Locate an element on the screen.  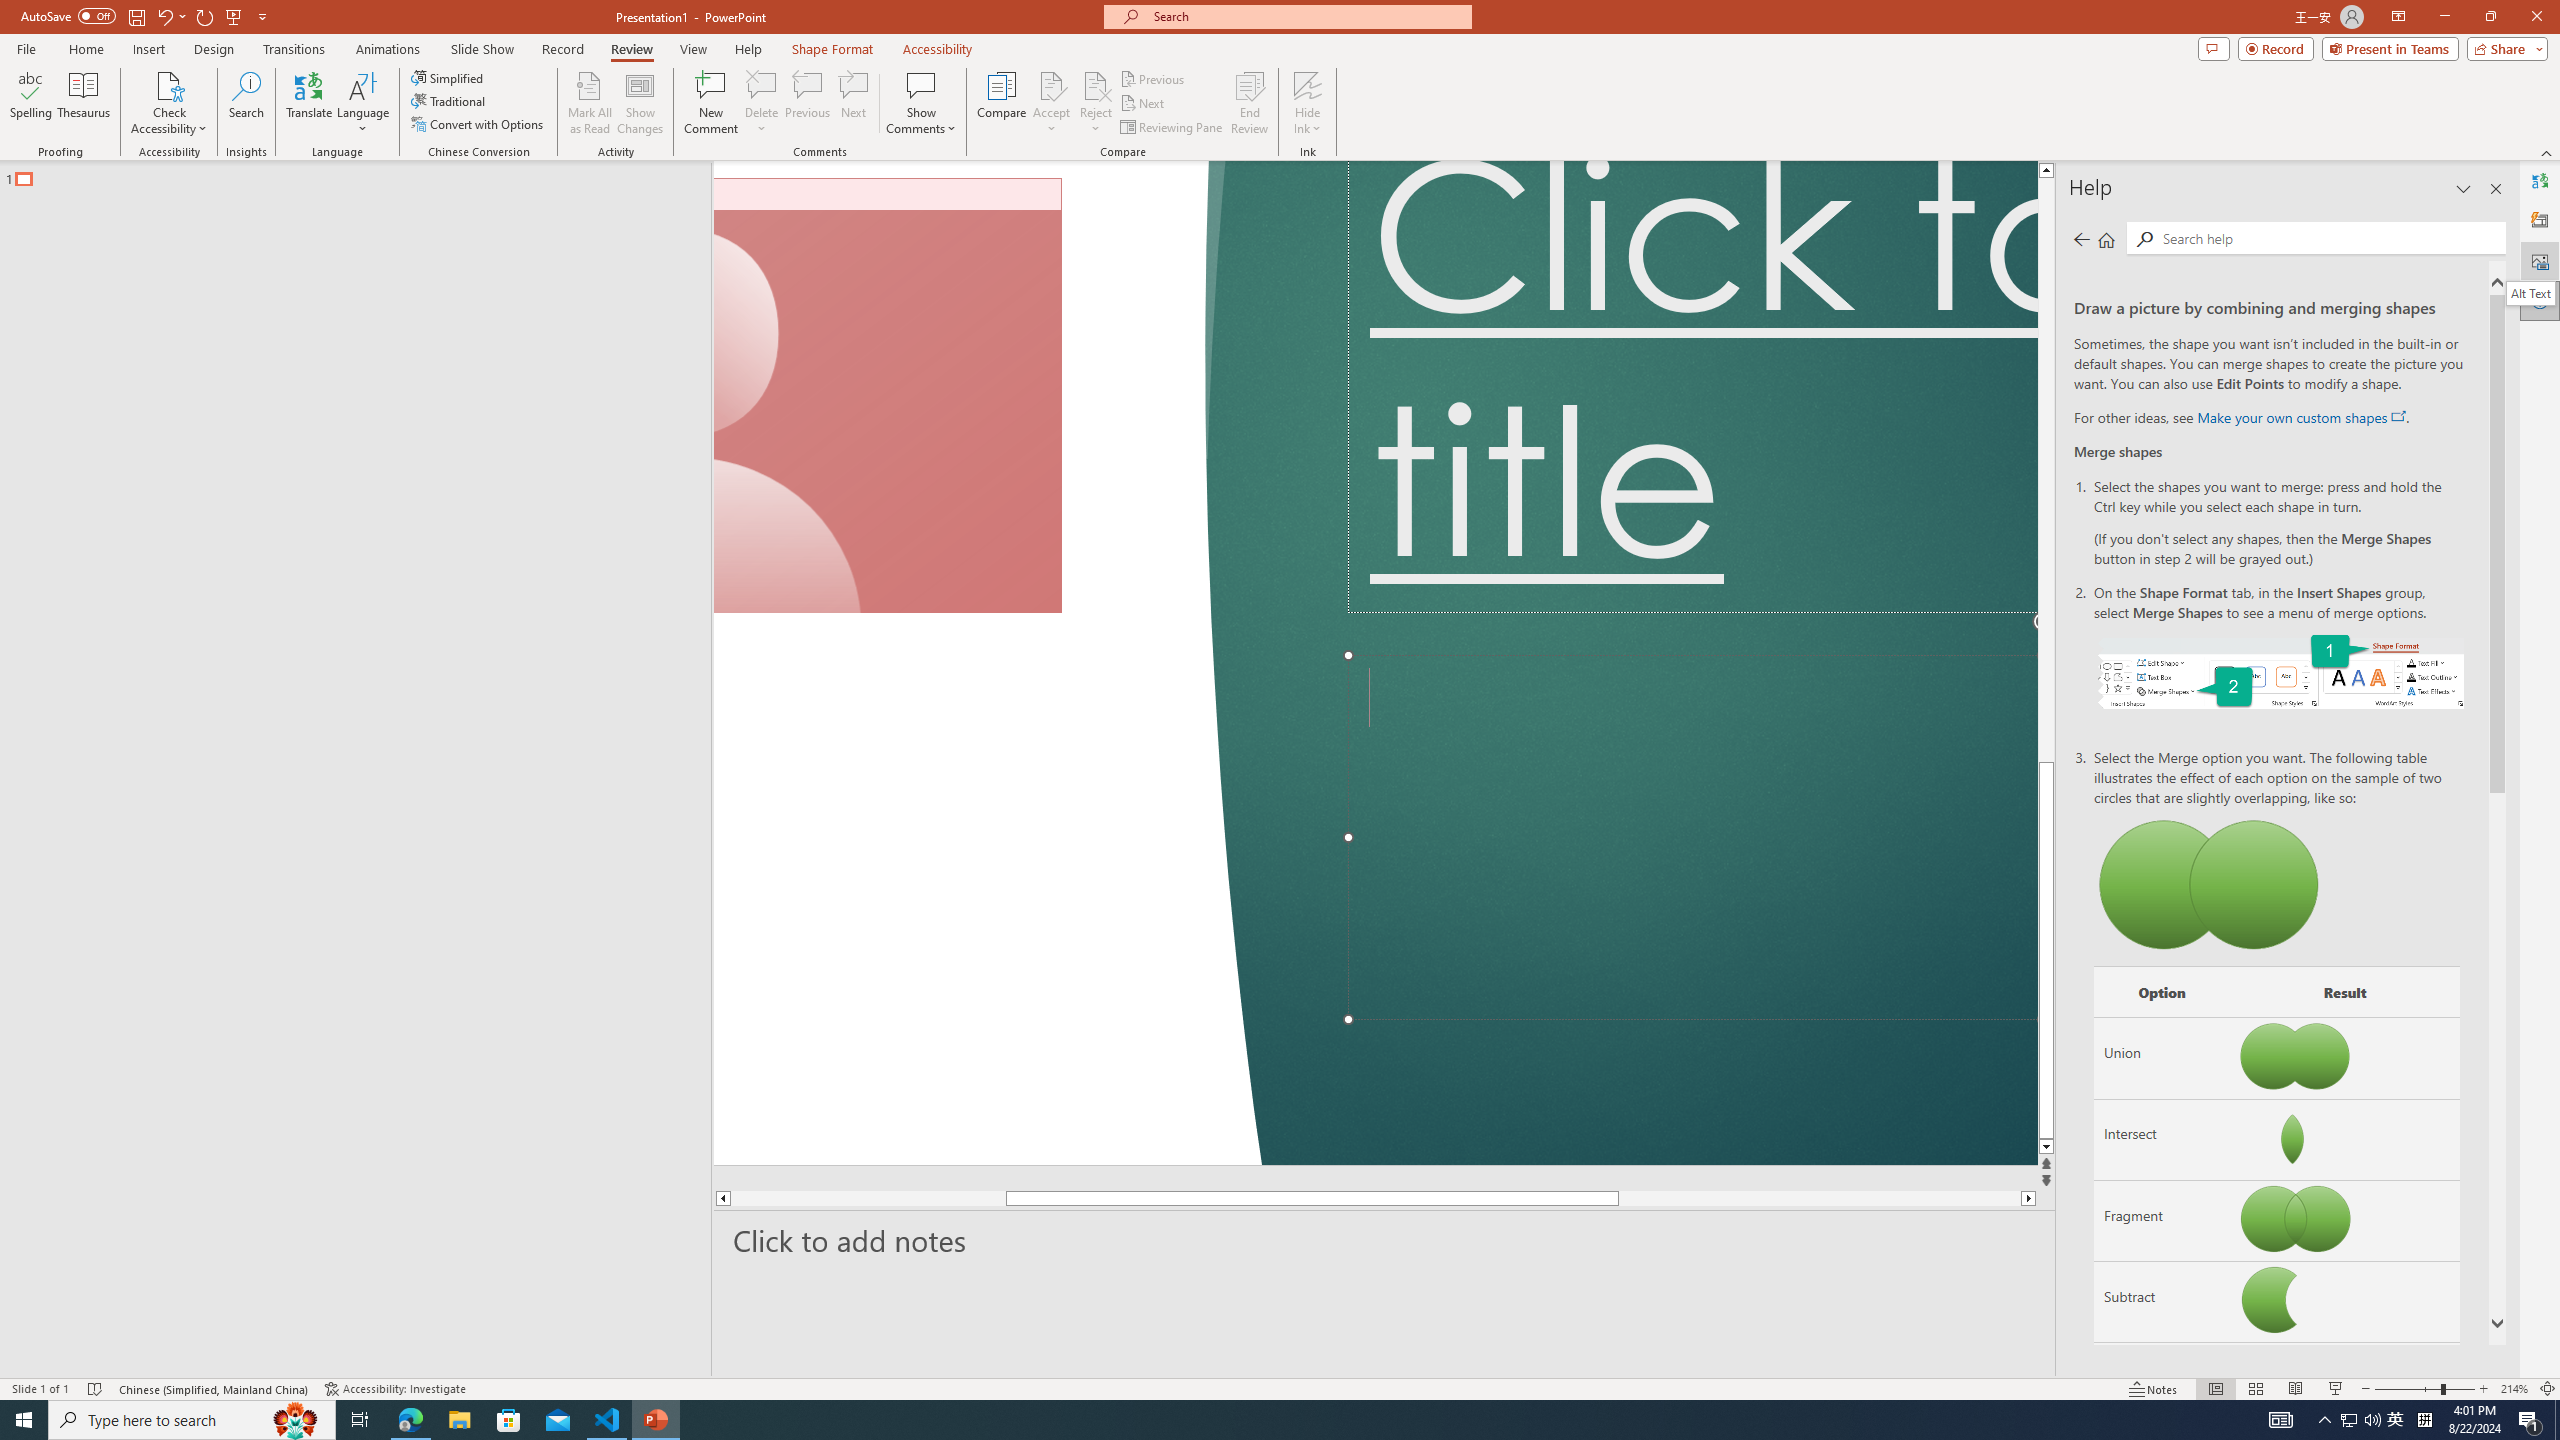
'Translator' is located at coordinates (2539, 180).